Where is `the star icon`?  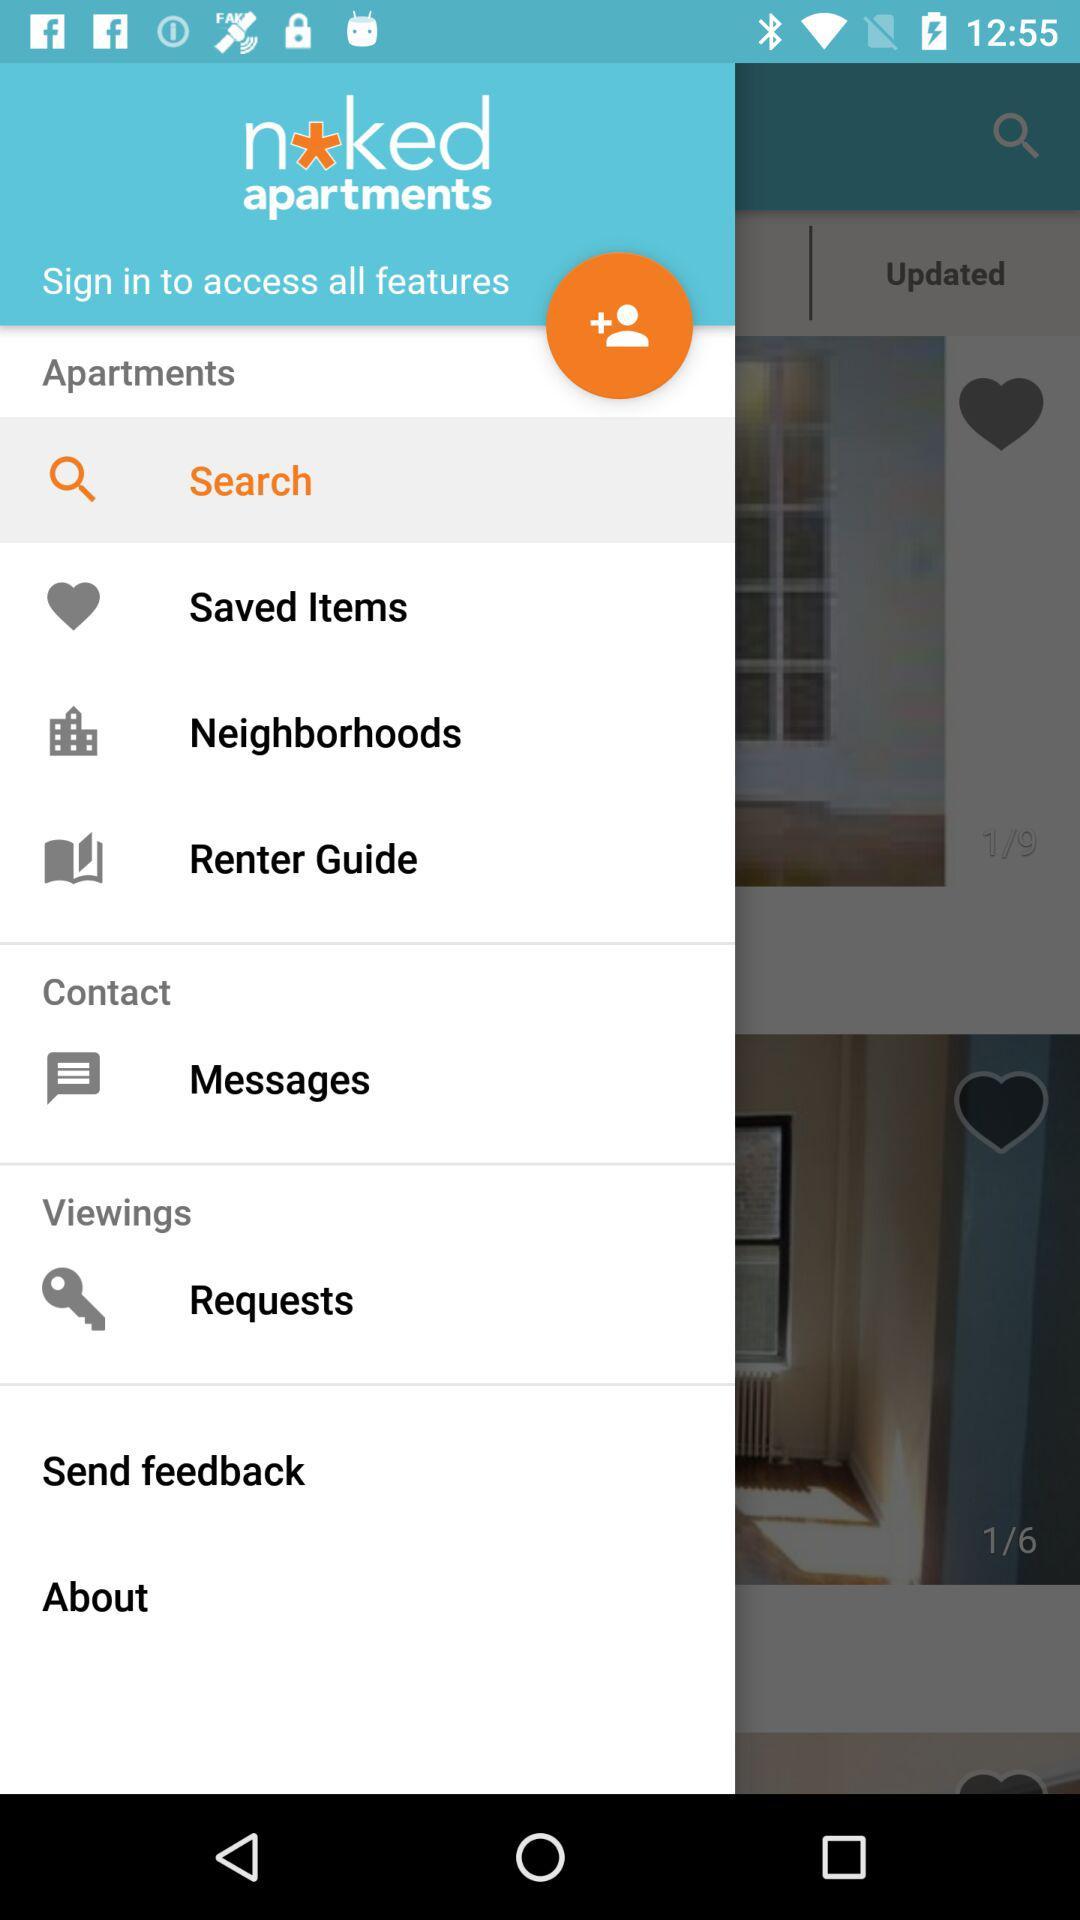
the star icon is located at coordinates (675, 272).